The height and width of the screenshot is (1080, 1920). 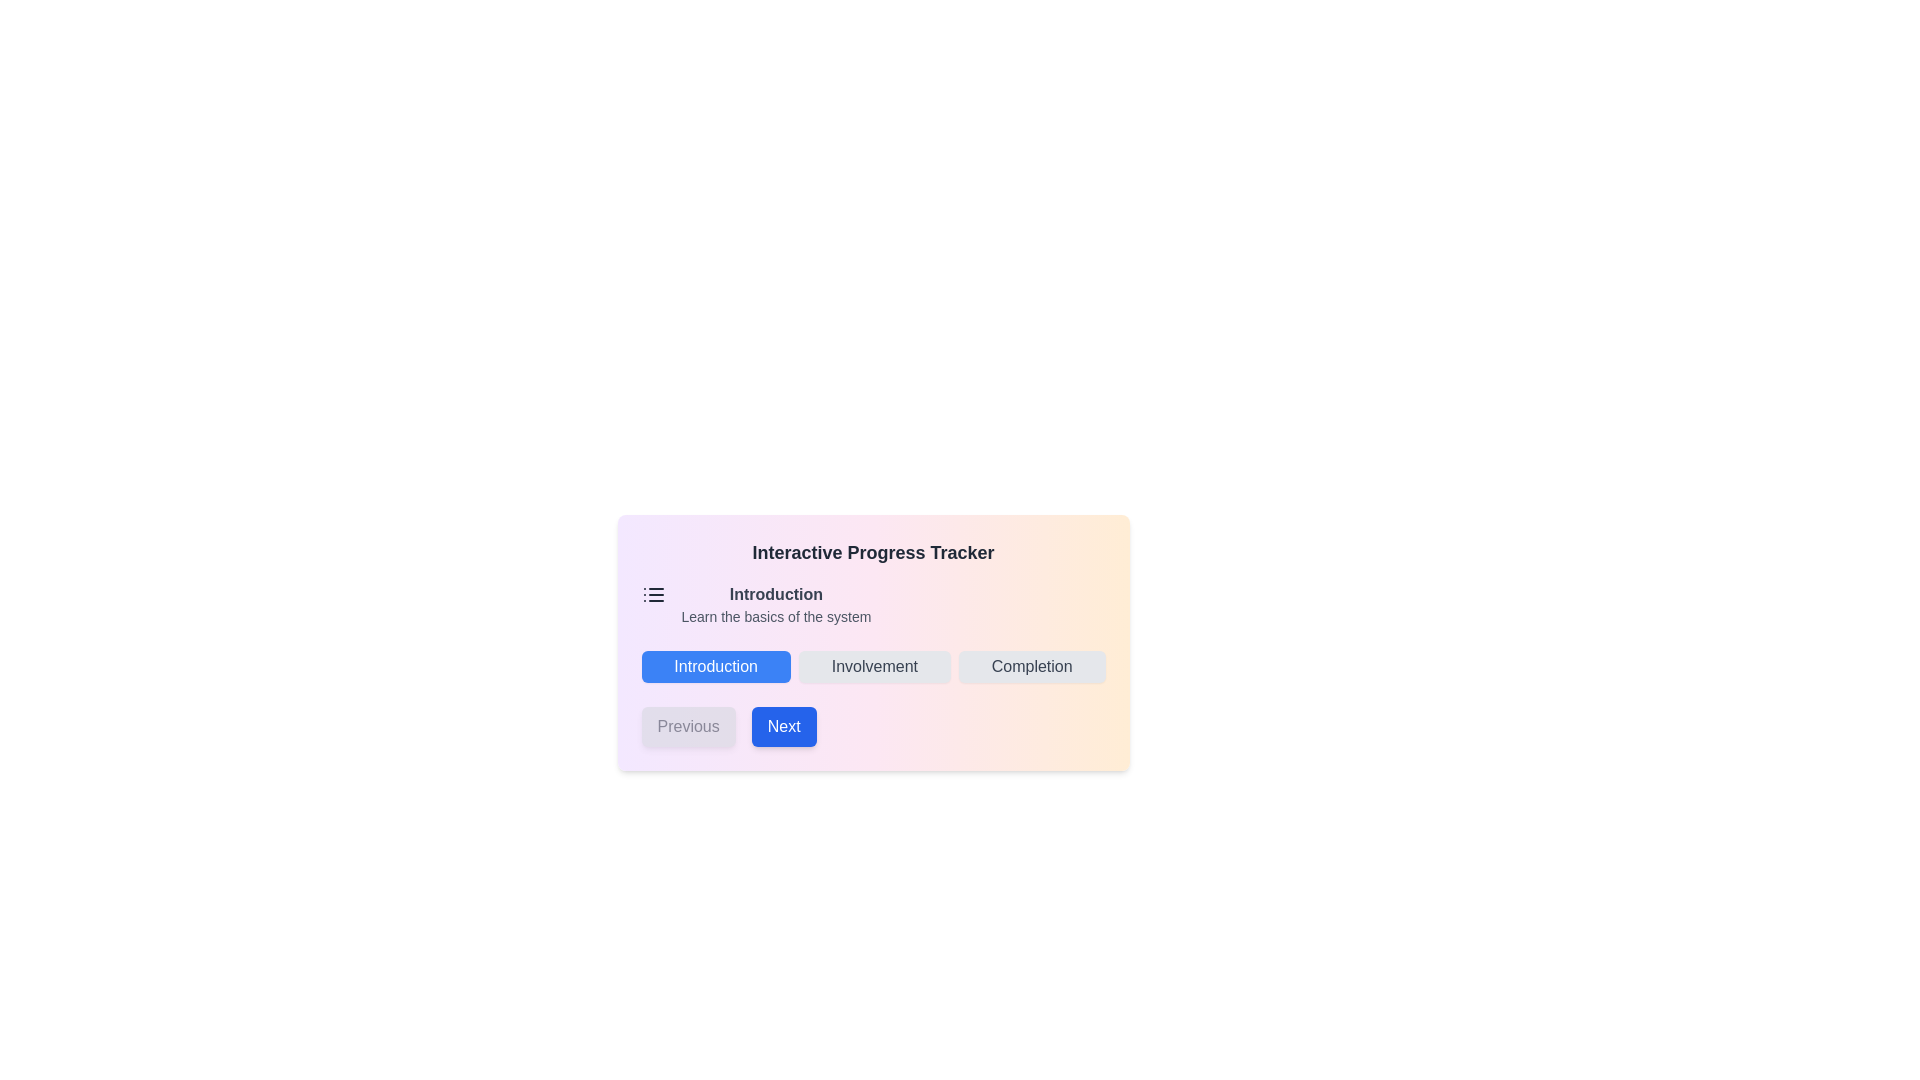 I want to click on the title and subtitle pair element labeled 'Introduction', which provides a brief overview and is positioned below a list-style icon and above the tabs labeled 'Introduction', 'Involvement', and 'Completion', so click(x=775, y=604).